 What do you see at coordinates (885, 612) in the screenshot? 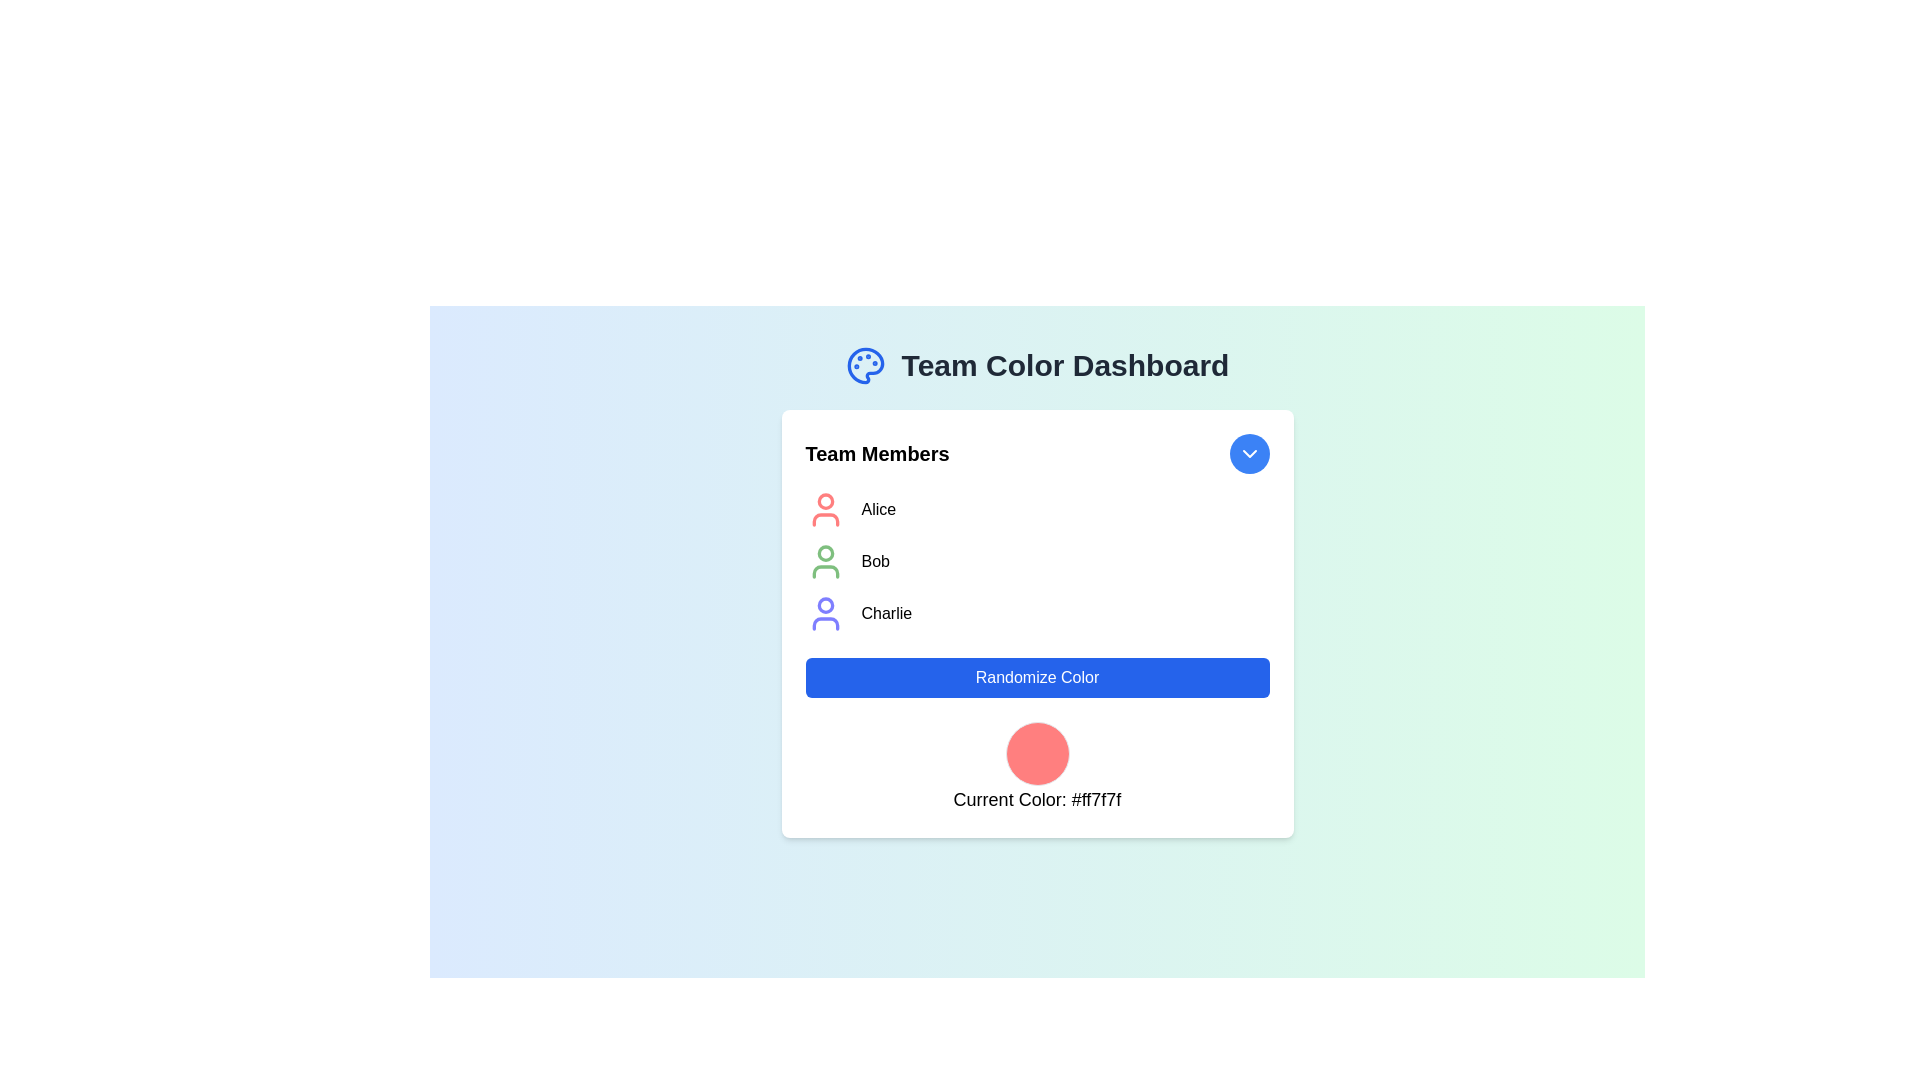
I see `the text label displaying the name 'Charlie' in the team member list on the dashboard interface` at bounding box center [885, 612].